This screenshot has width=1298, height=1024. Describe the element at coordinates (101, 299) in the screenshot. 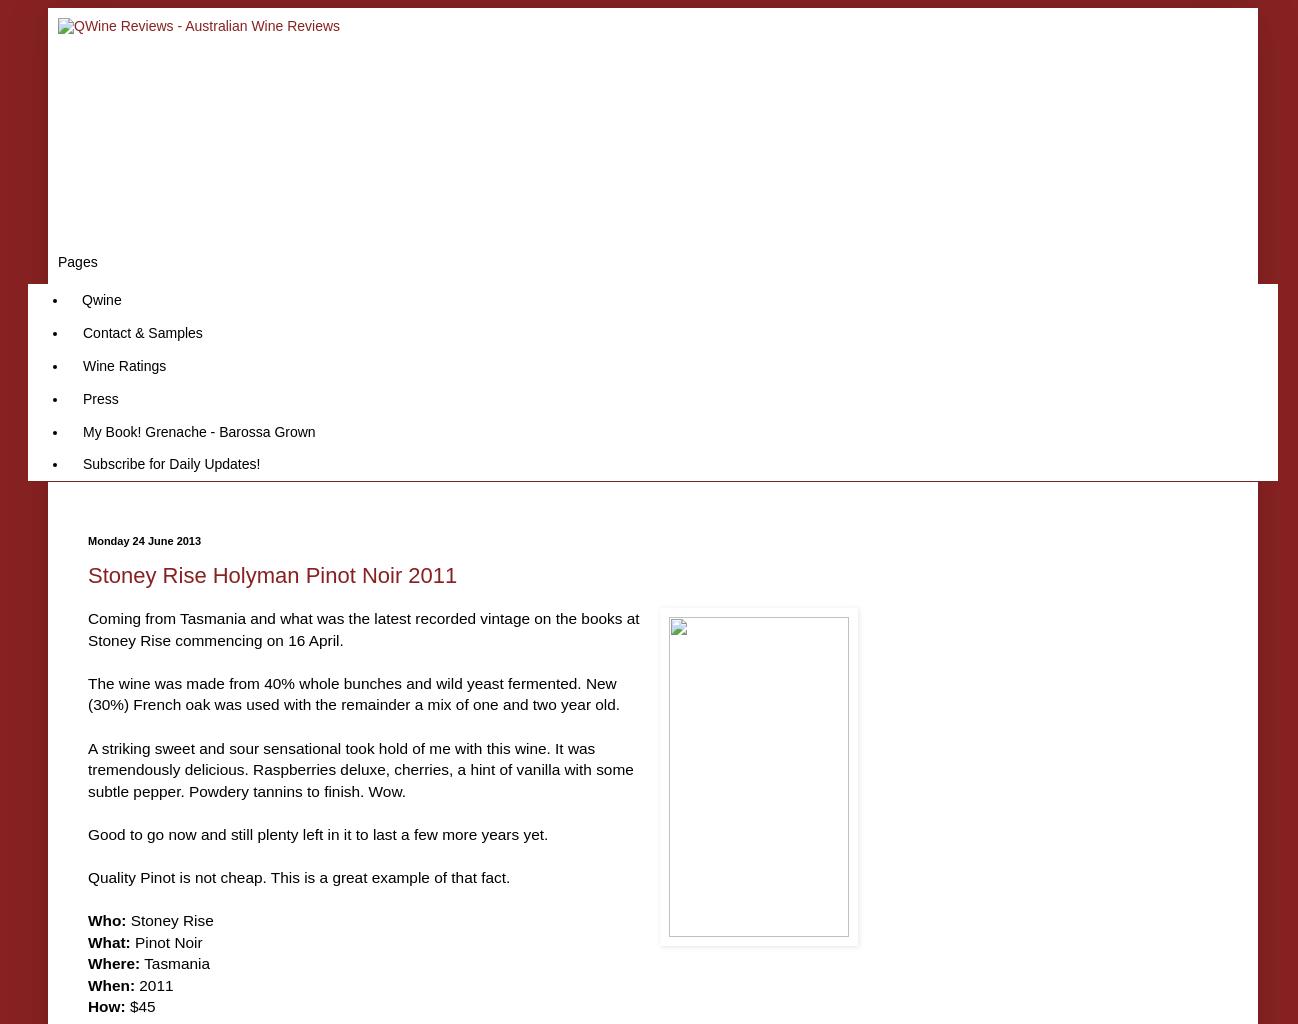

I see `'Qwine'` at that location.